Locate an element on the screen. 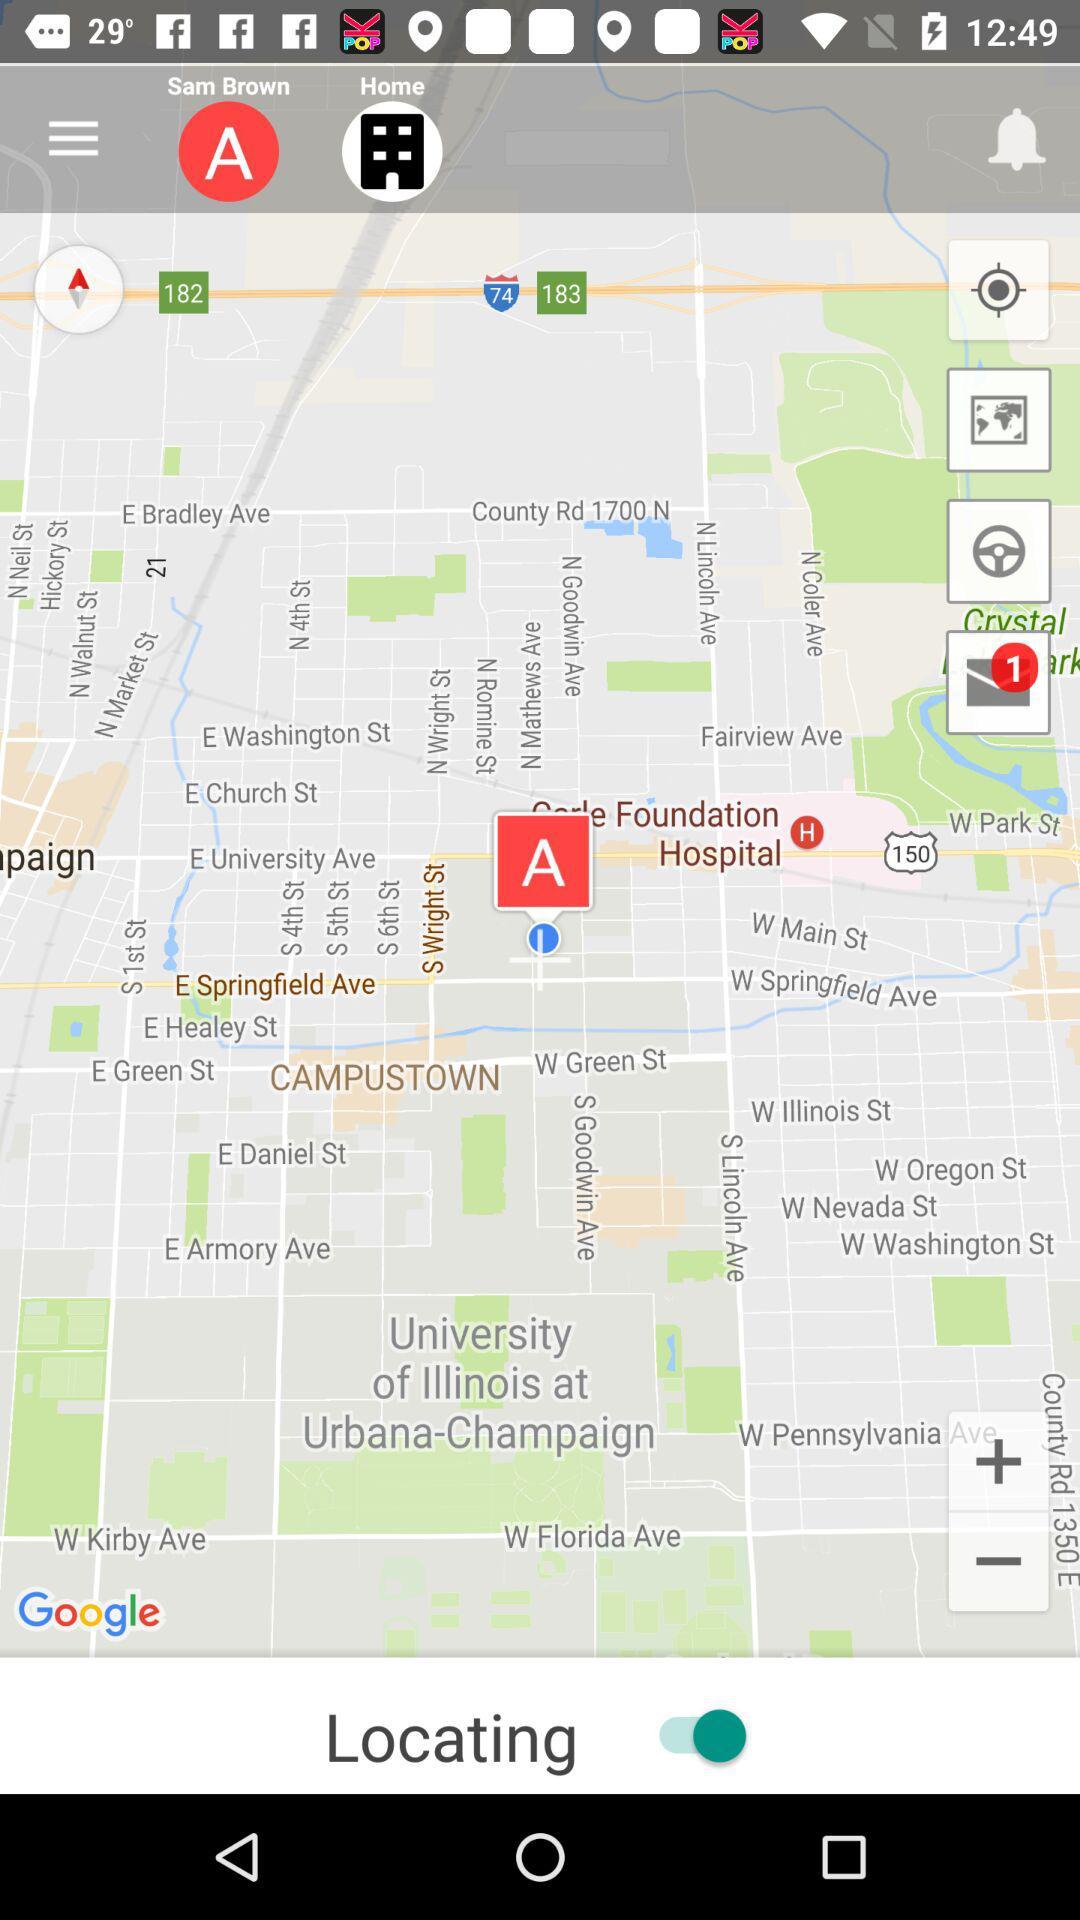 This screenshot has width=1080, height=1920. the location_crosshair icon is located at coordinates (998, 290).